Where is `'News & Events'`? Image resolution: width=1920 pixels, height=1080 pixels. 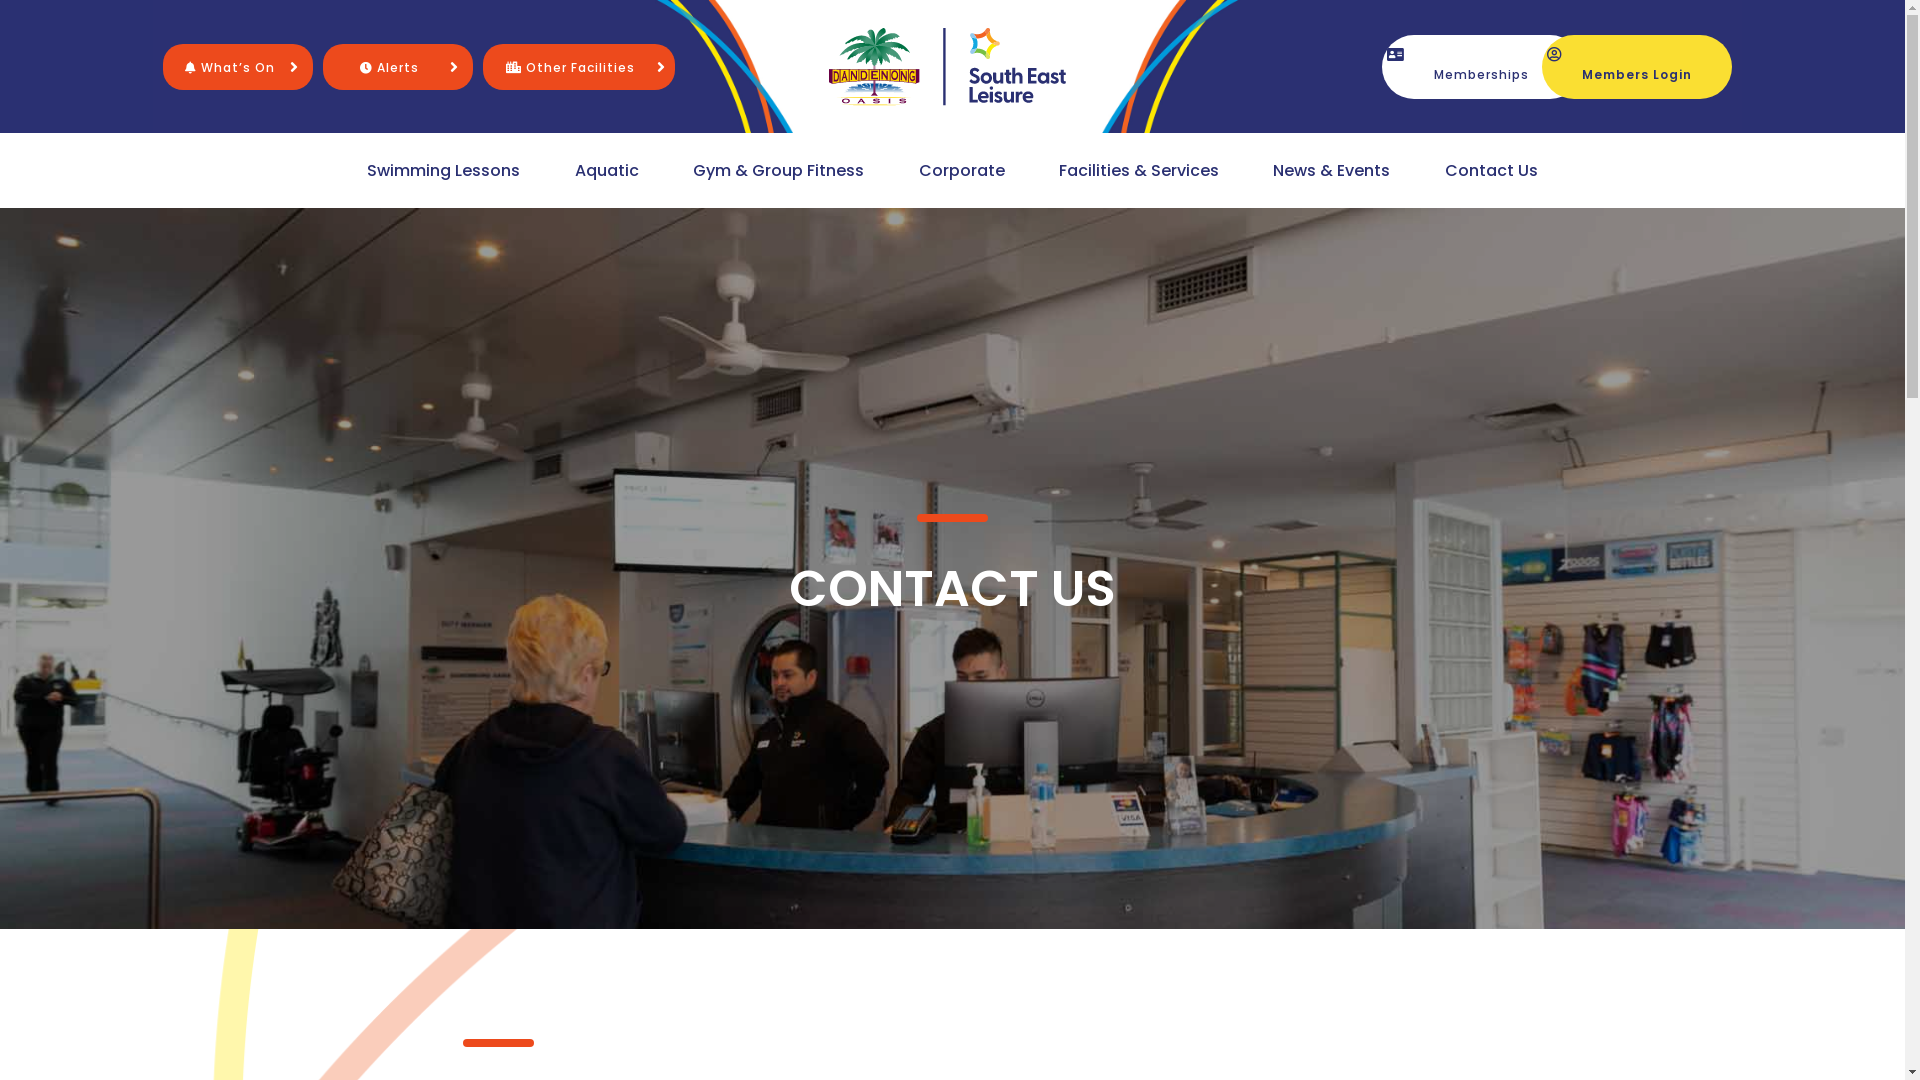 'News & Events' is located at coordinates (1266, 169).